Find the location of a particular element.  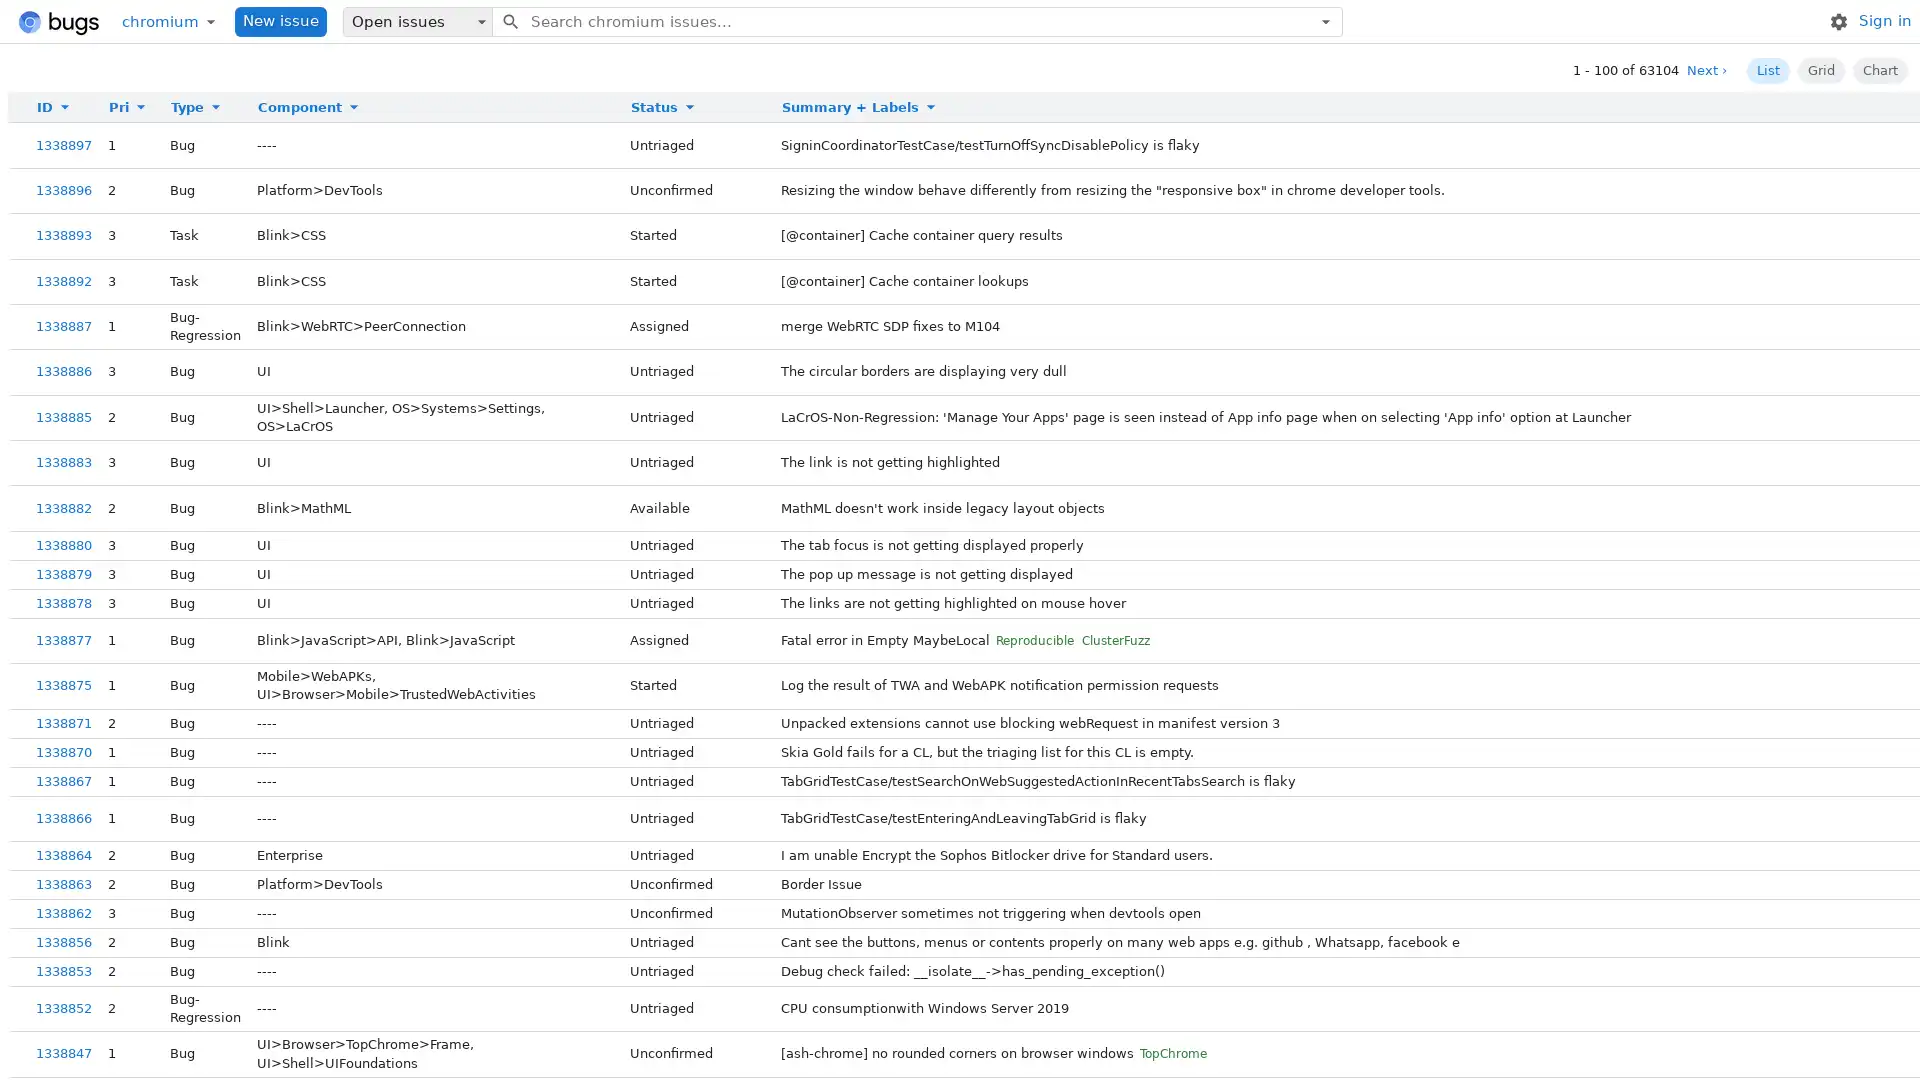

Search options is located at coordinates (1325, 20).